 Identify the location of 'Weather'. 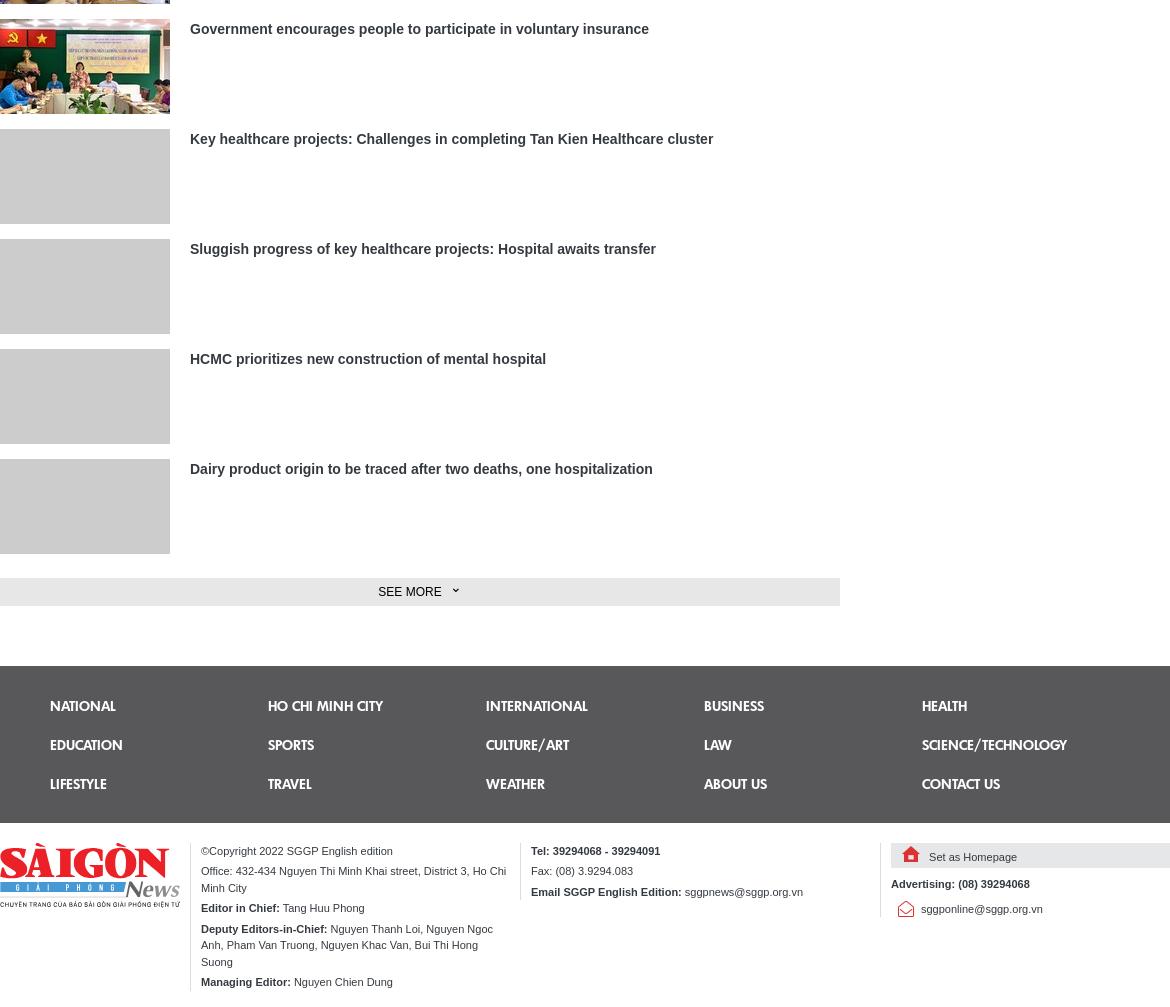
(514, 781).